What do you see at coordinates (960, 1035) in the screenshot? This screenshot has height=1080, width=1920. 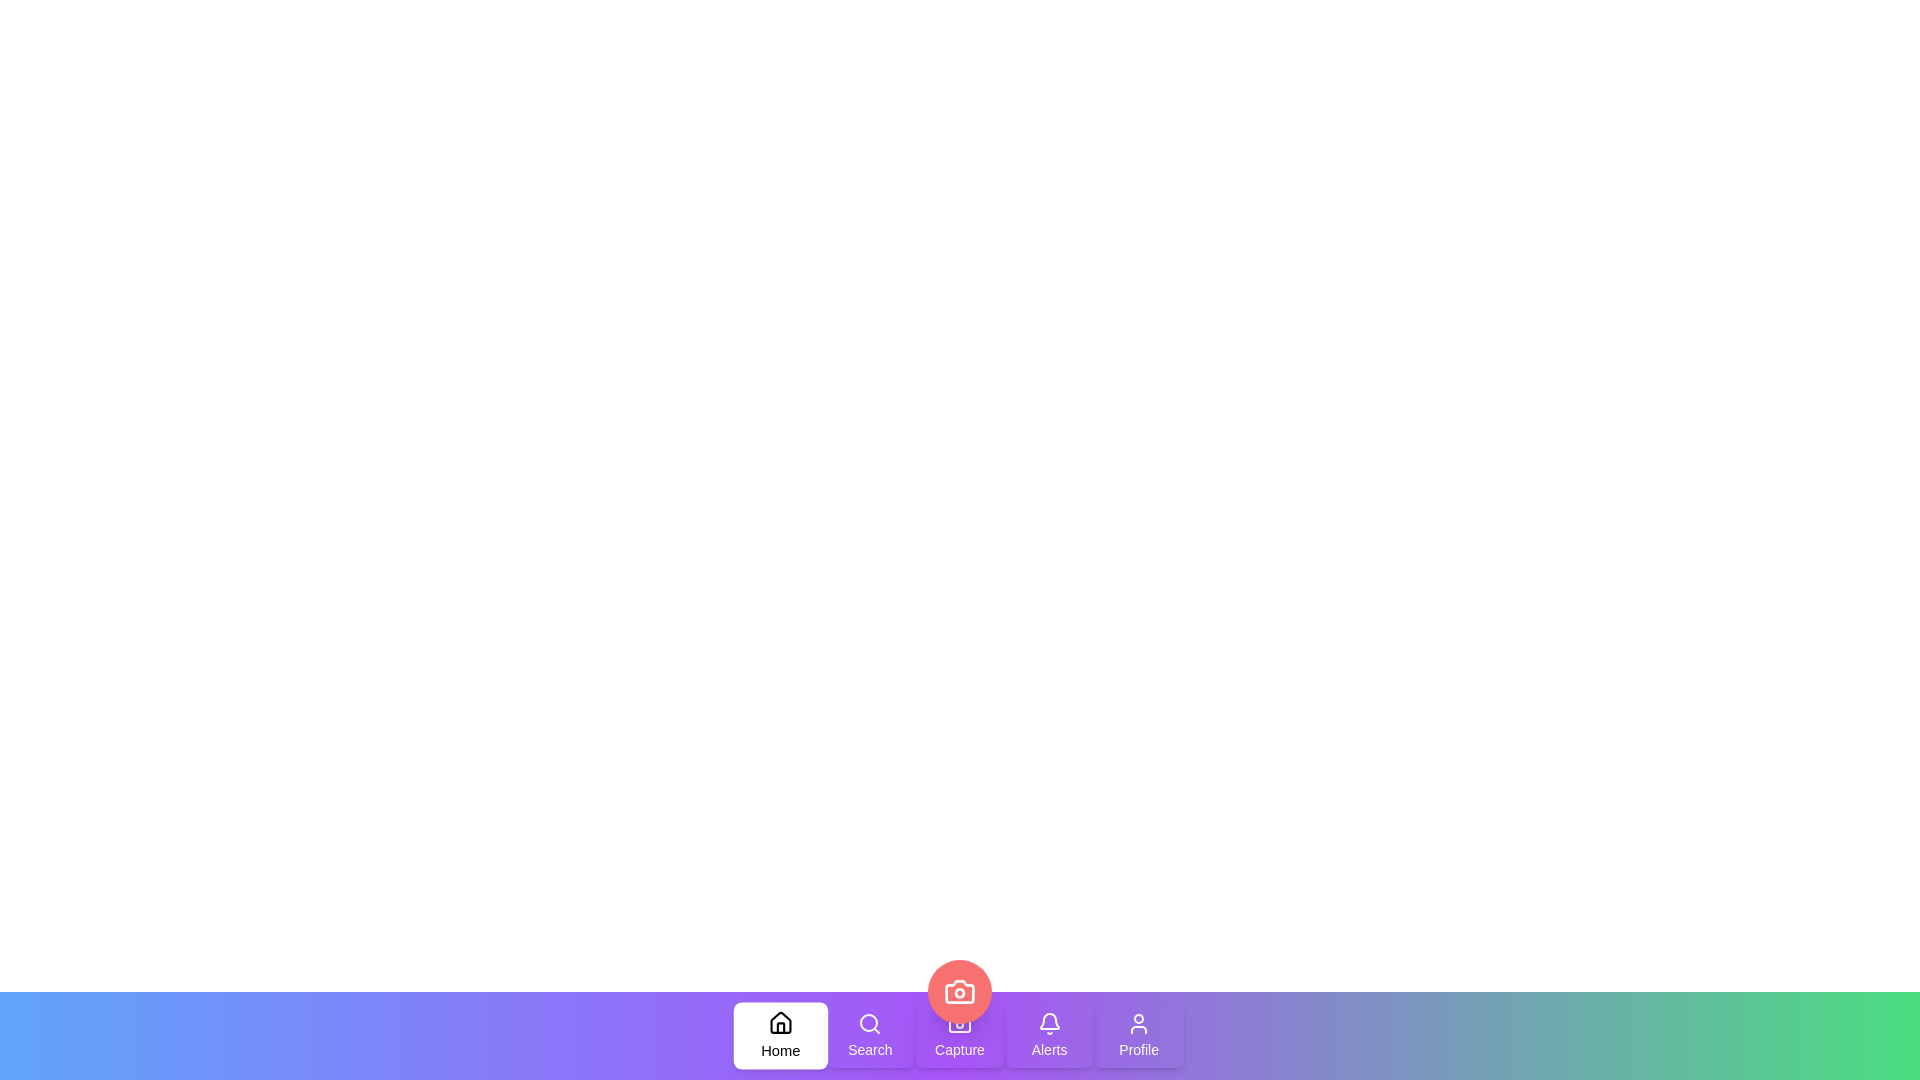 I see `the tab labeled 'Capture' to observe its hover effect` at bounding box center [960, 1035].